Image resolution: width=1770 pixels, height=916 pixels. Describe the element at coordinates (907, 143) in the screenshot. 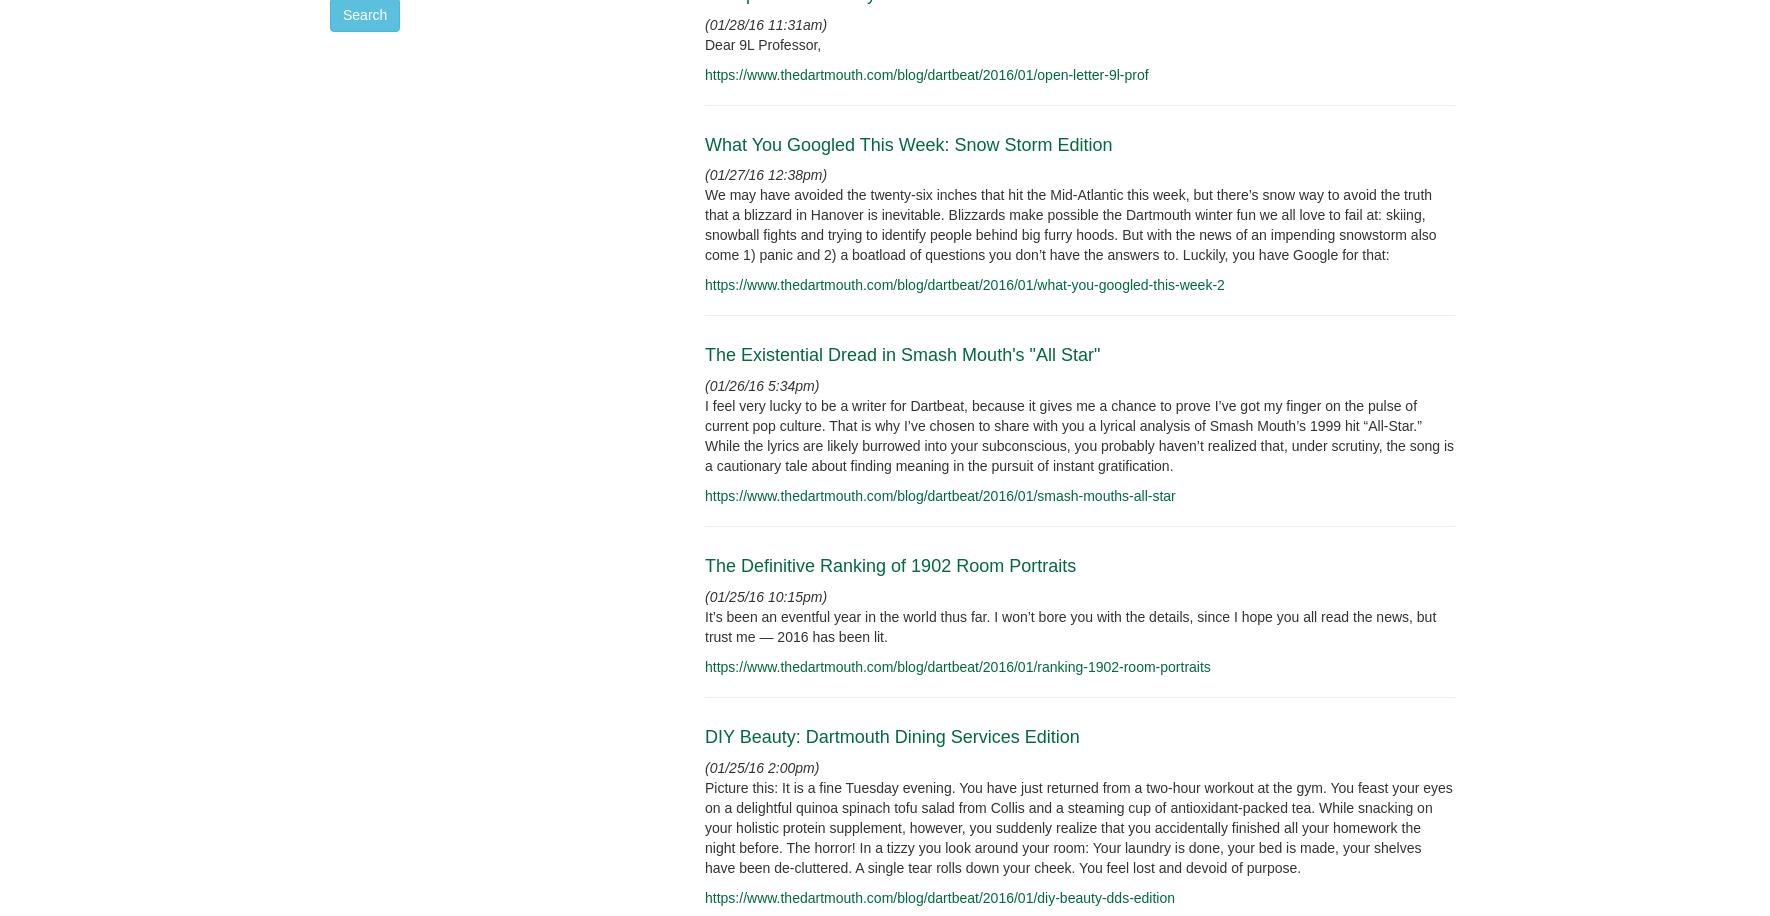

I see `'What You Googled This Week: Snow Storm Edition'` at that location.